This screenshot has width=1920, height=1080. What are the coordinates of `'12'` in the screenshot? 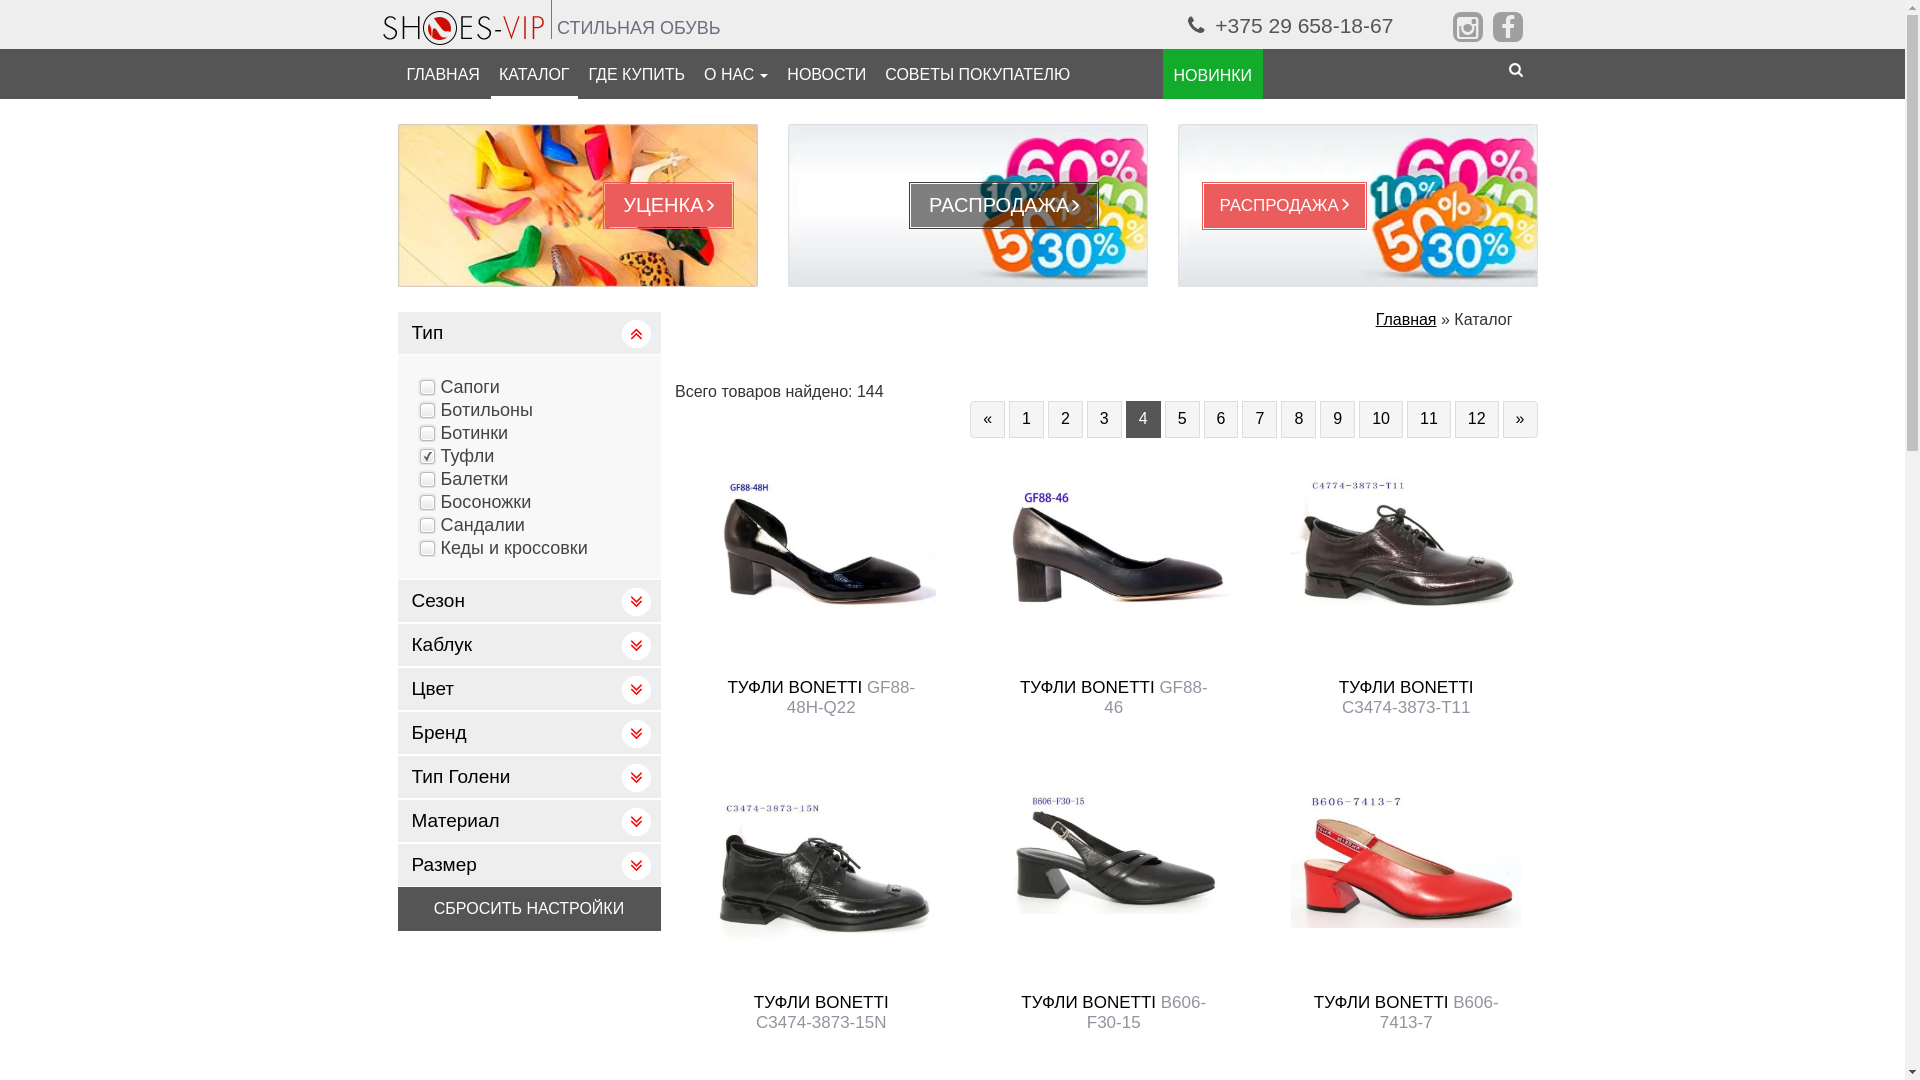 It's located at (1477, 418).